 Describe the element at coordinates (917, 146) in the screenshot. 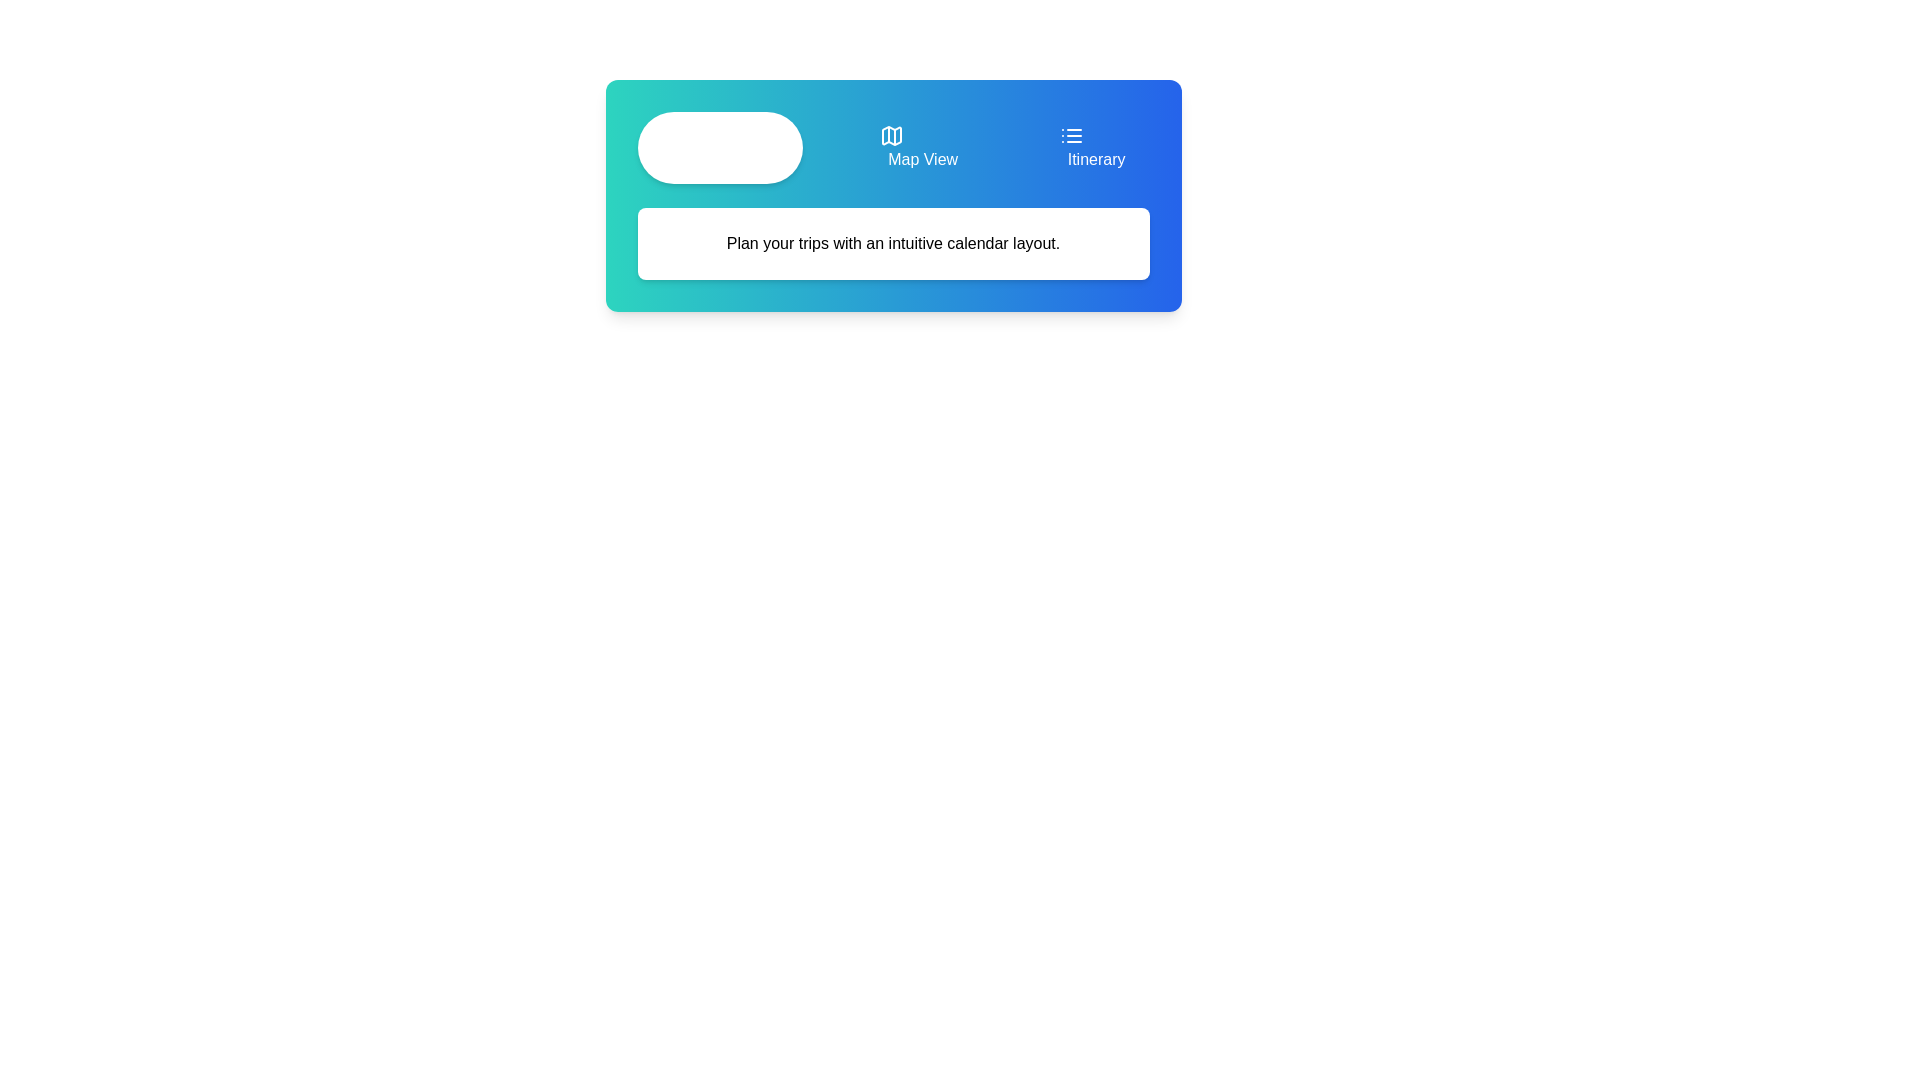

I see `the Map View tab by clicking on its button` at that location.